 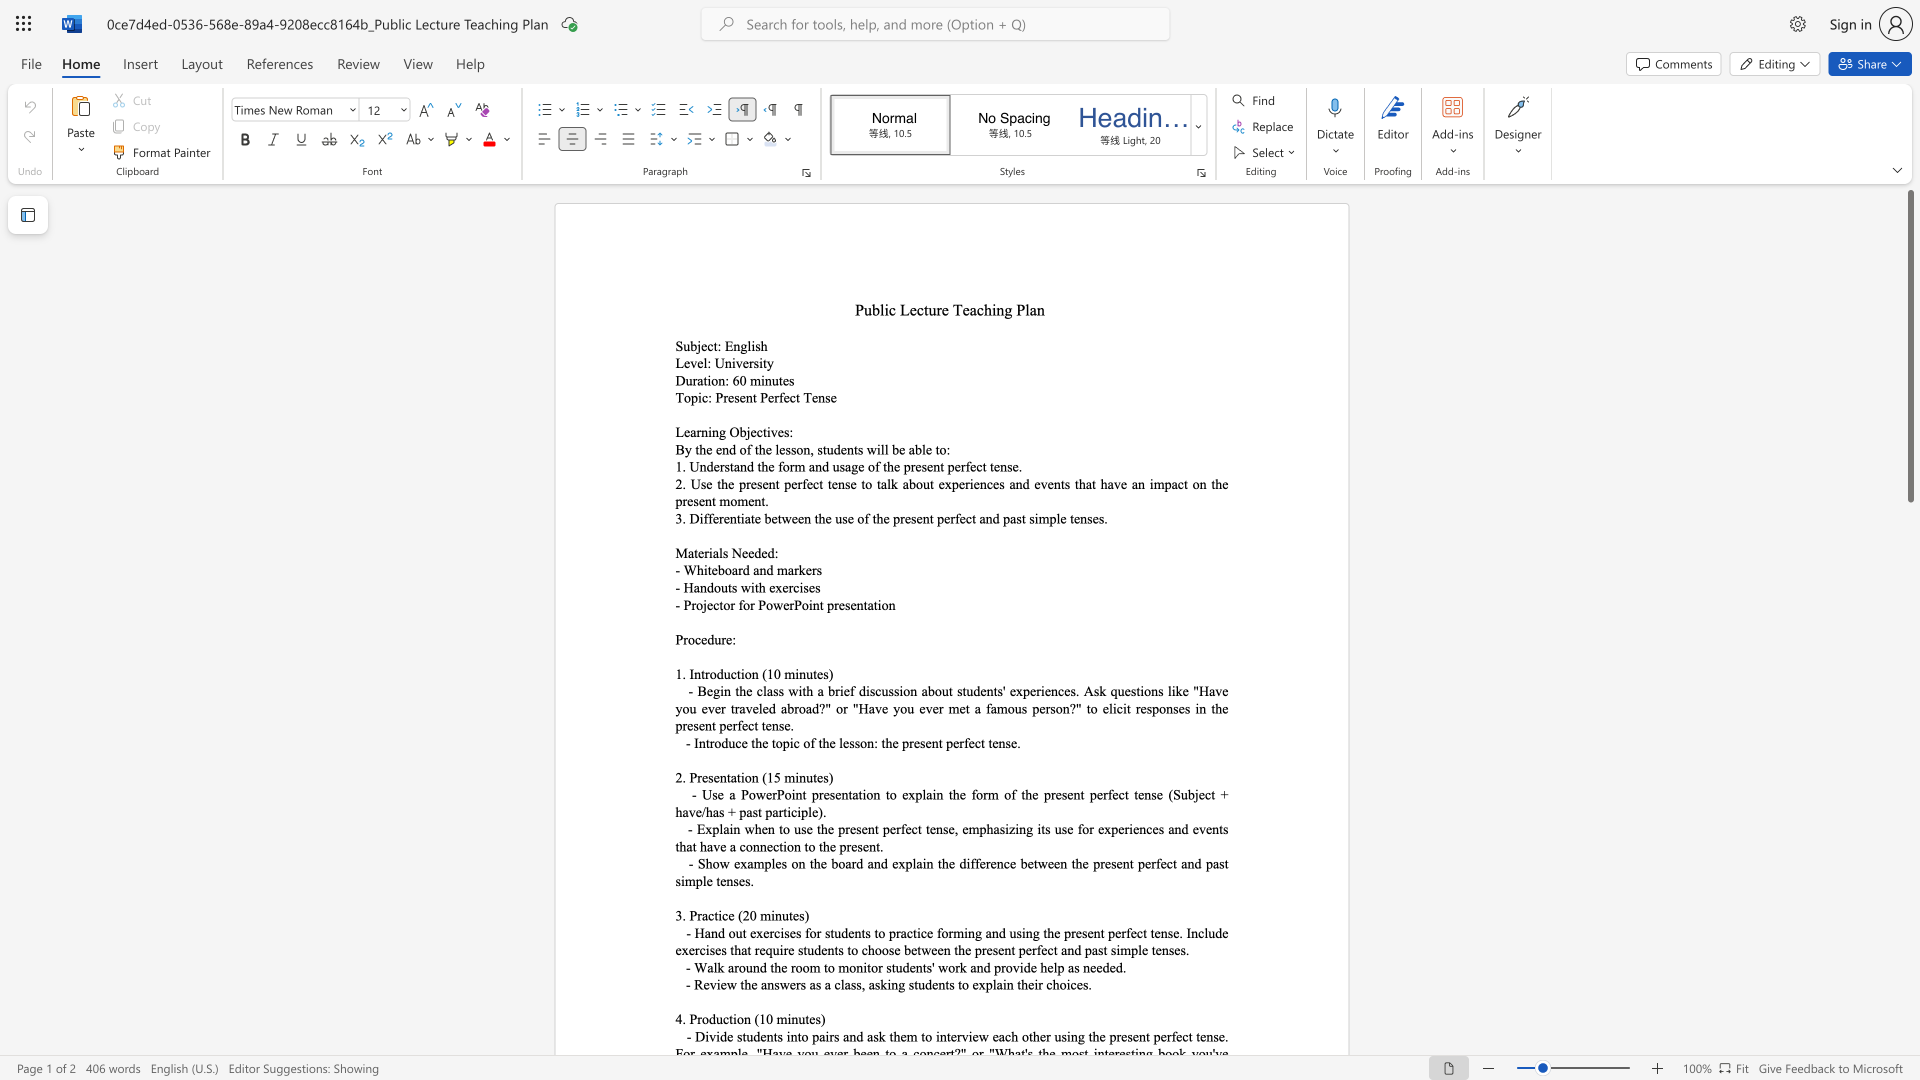 I want to click on the subset text "ass, asking students to explain t" within the text "- Review the answers as a class, asking students to explain their choices.", so click(x=844, y=983).